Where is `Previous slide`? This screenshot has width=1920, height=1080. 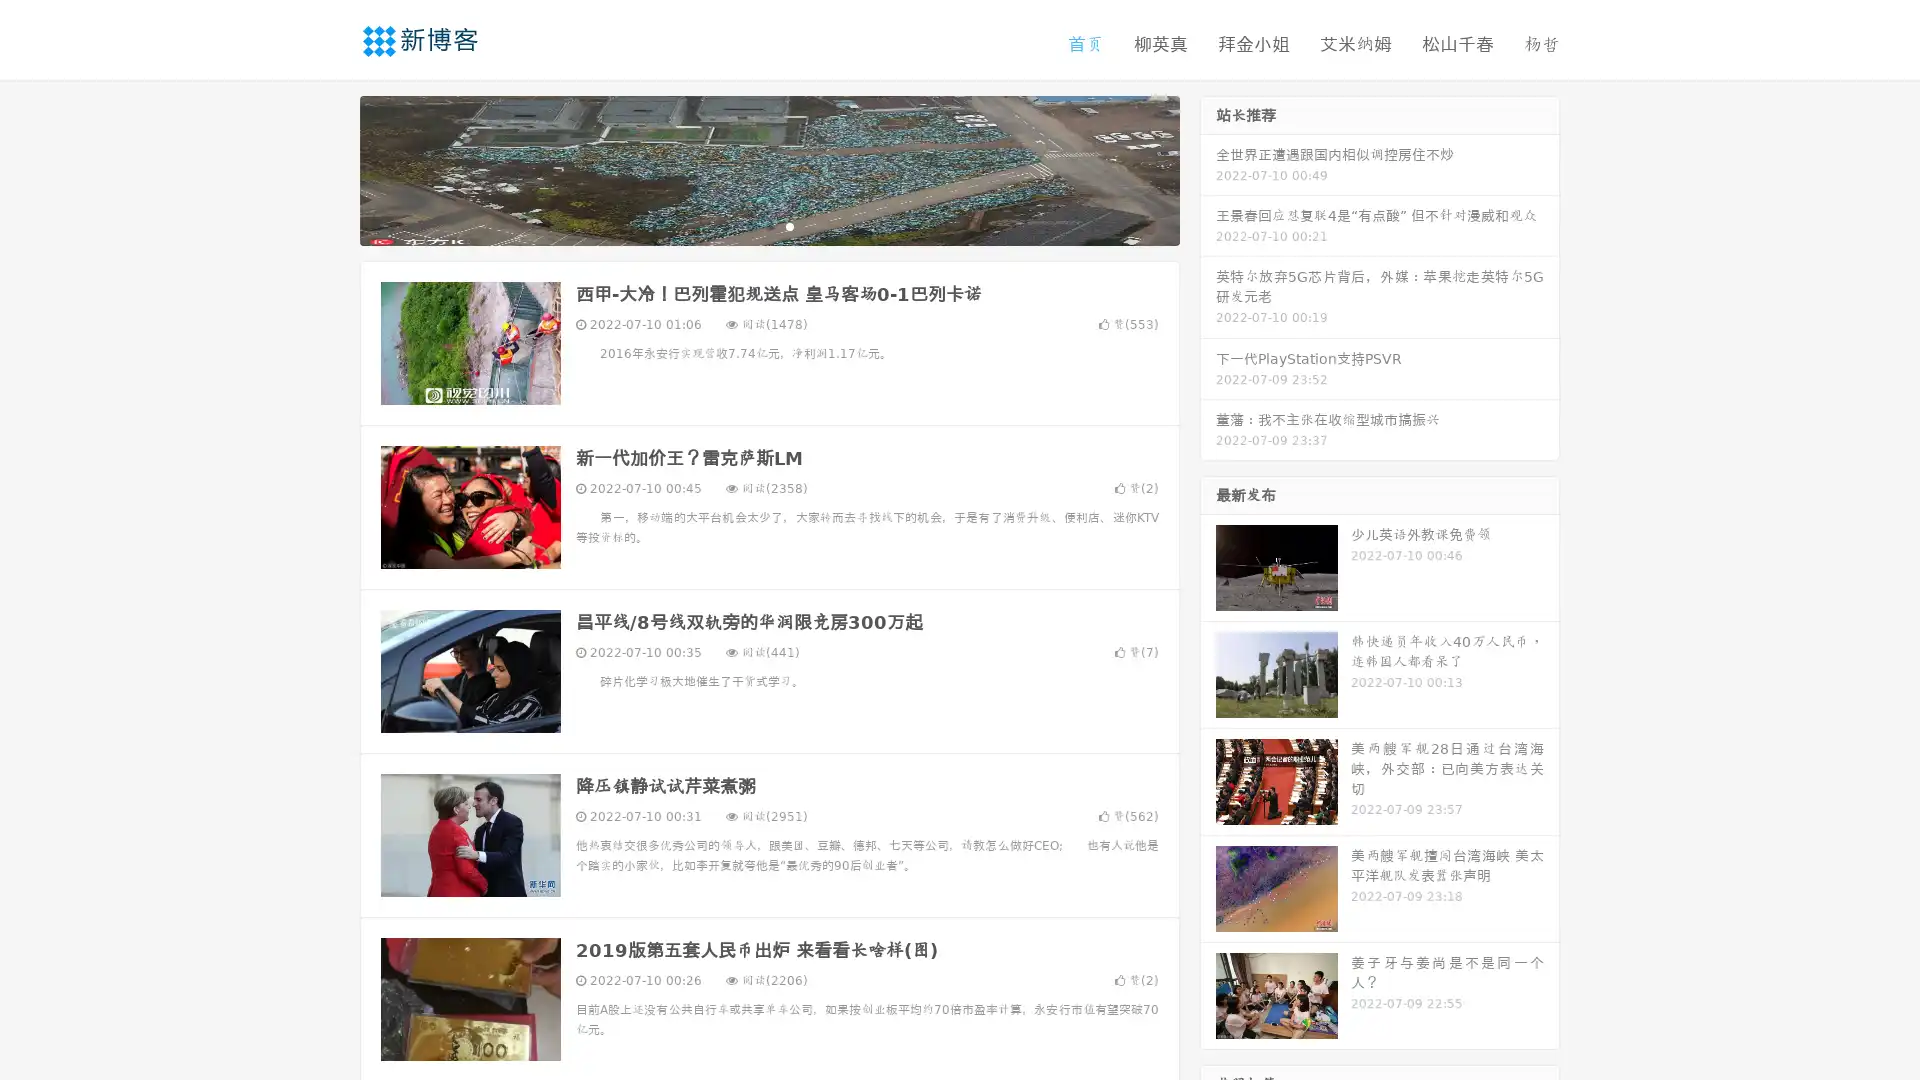 Previous slide is located at coordinates (330, 168).